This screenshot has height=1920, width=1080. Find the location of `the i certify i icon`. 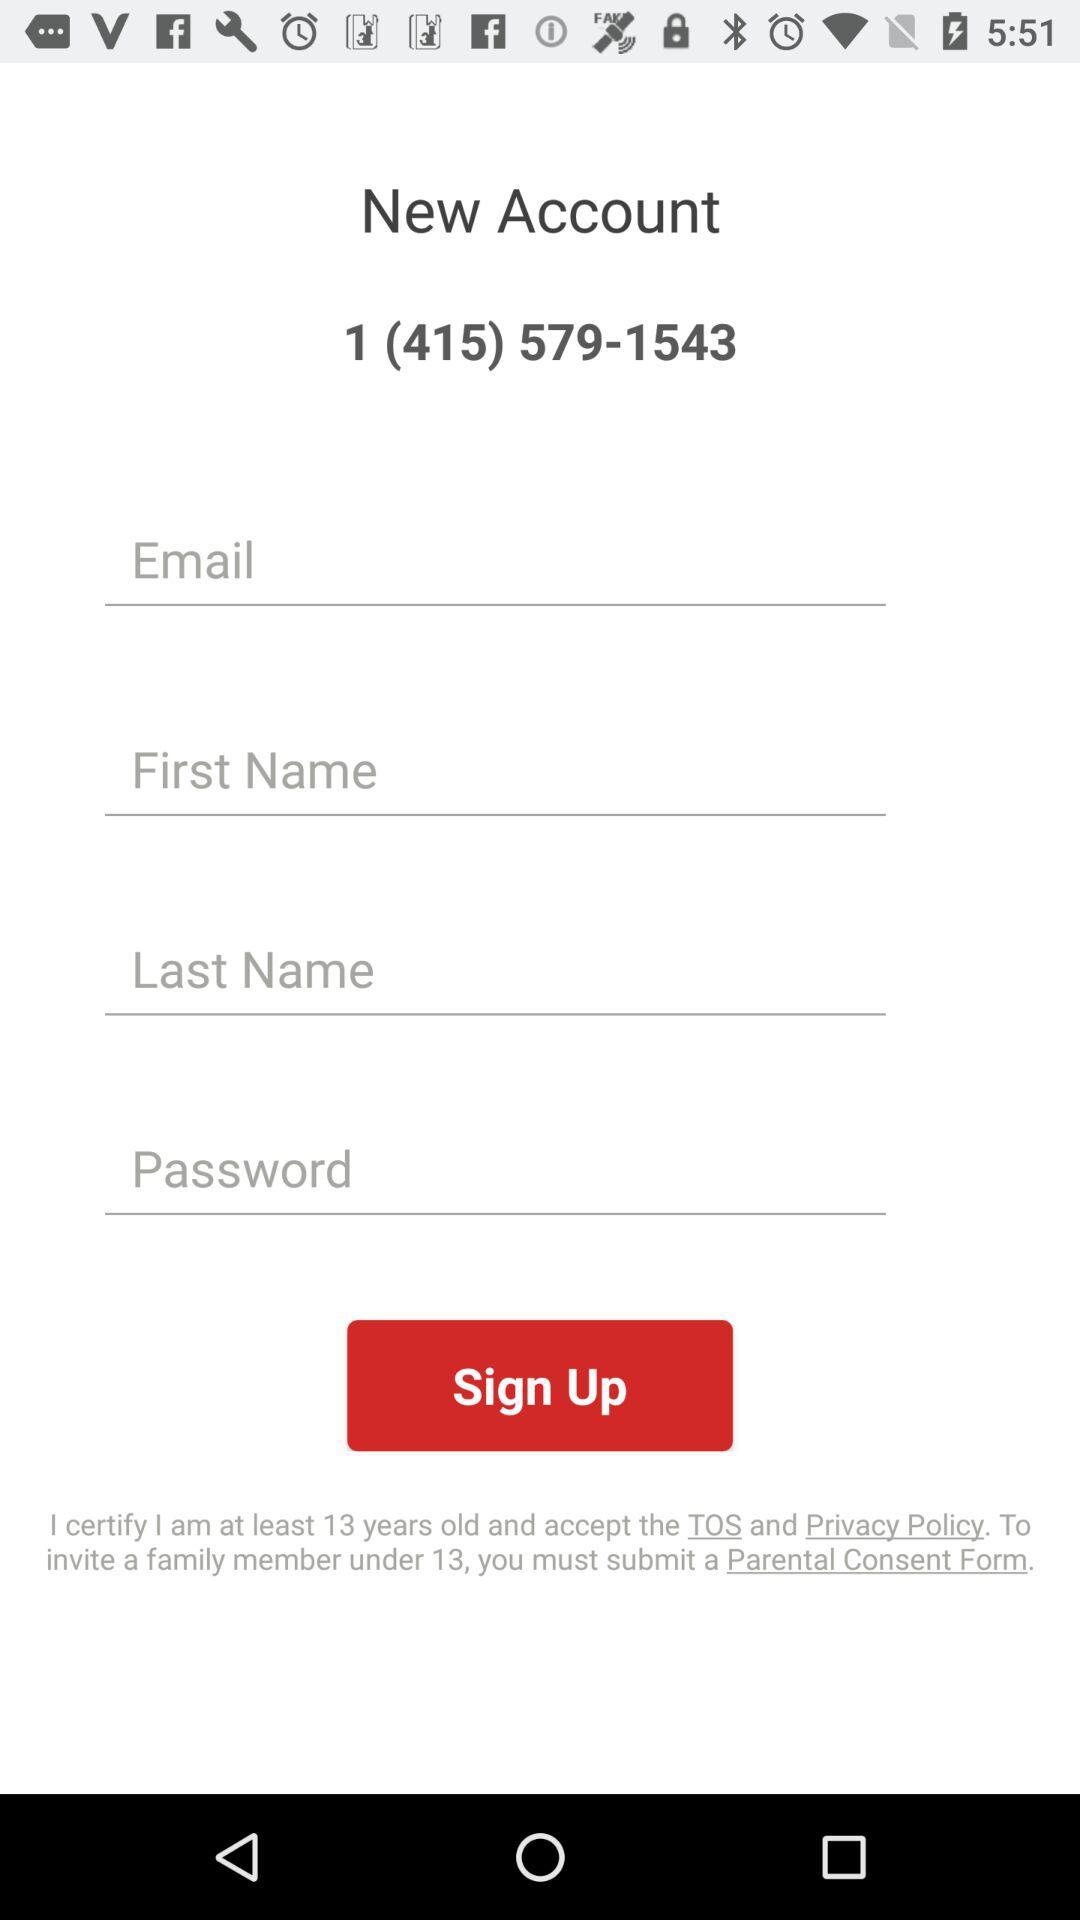

the i certify i icon is located at coordinates (540, 1539).